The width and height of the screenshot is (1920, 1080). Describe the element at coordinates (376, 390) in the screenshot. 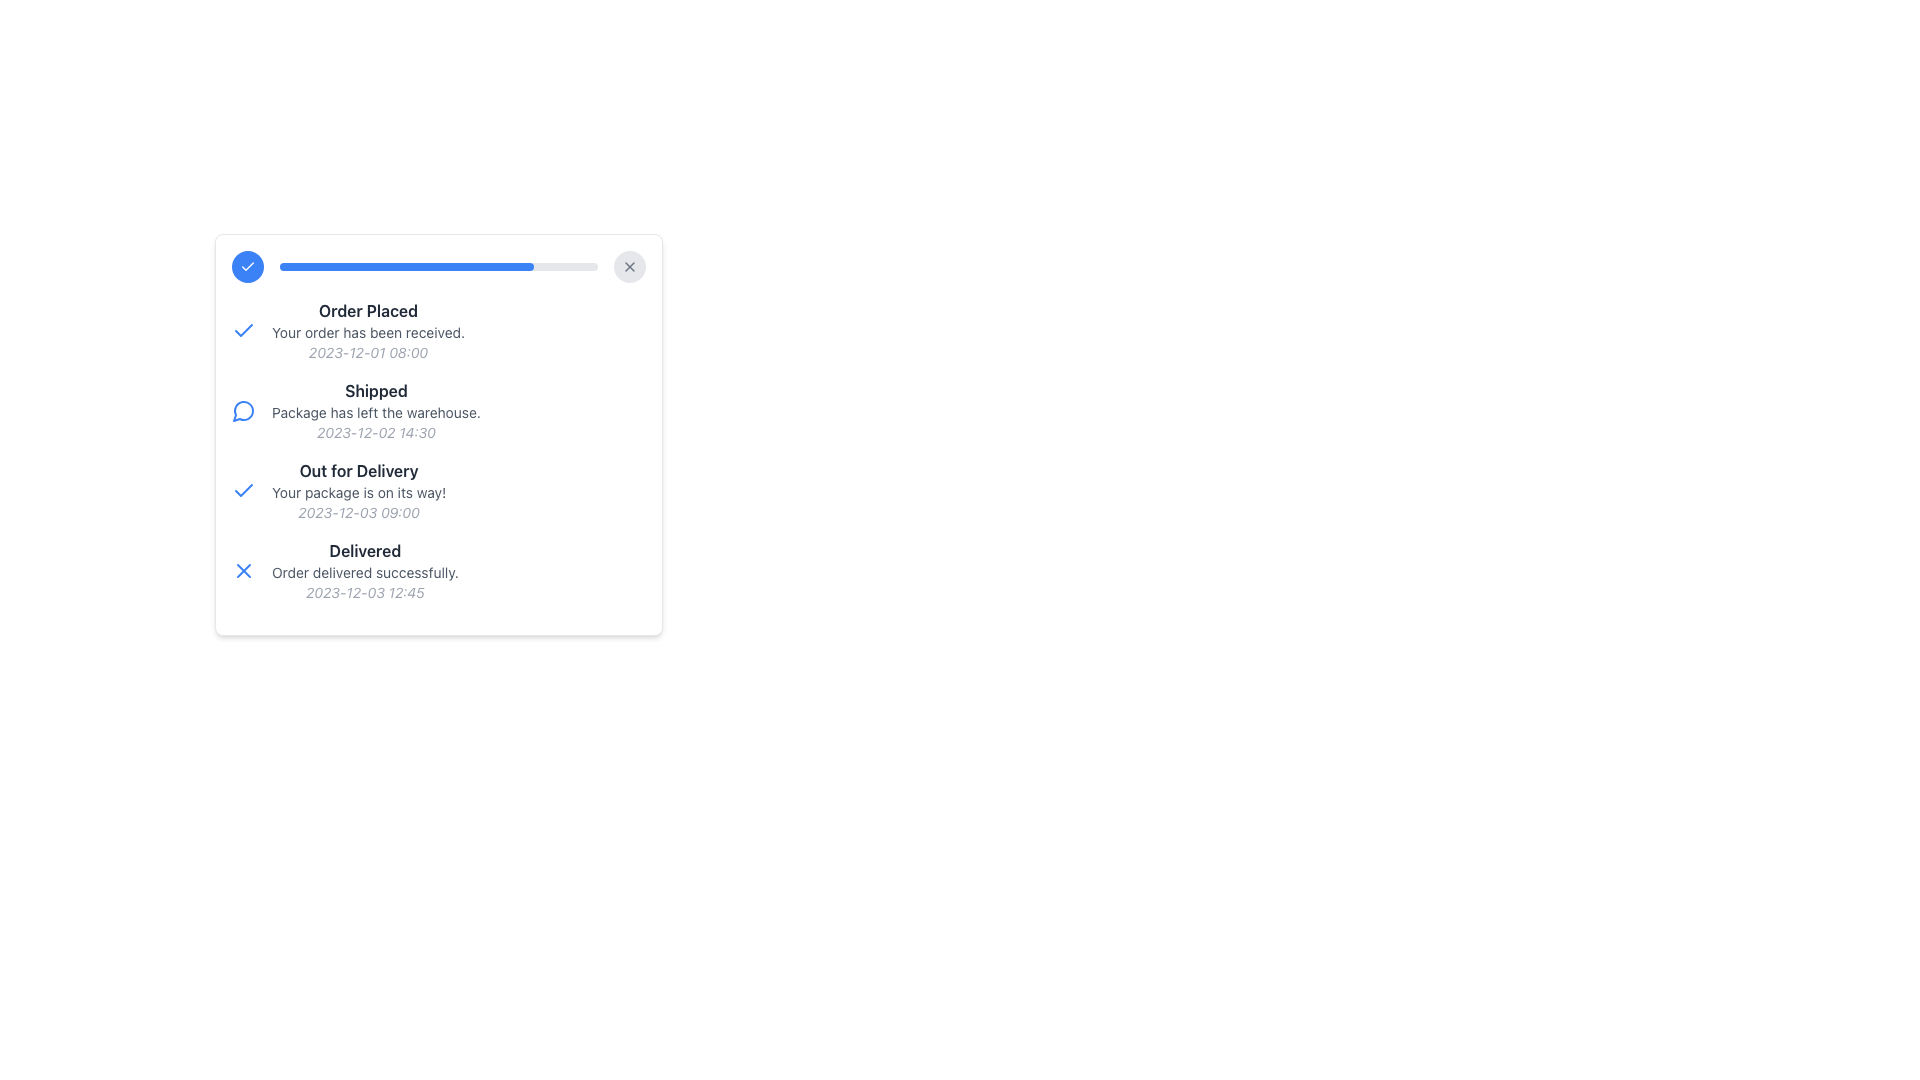

I see `text from the status indicator label that shows the package has been shipped, located below 'Order Placed' and above 'Out for Delivery'` at that location.